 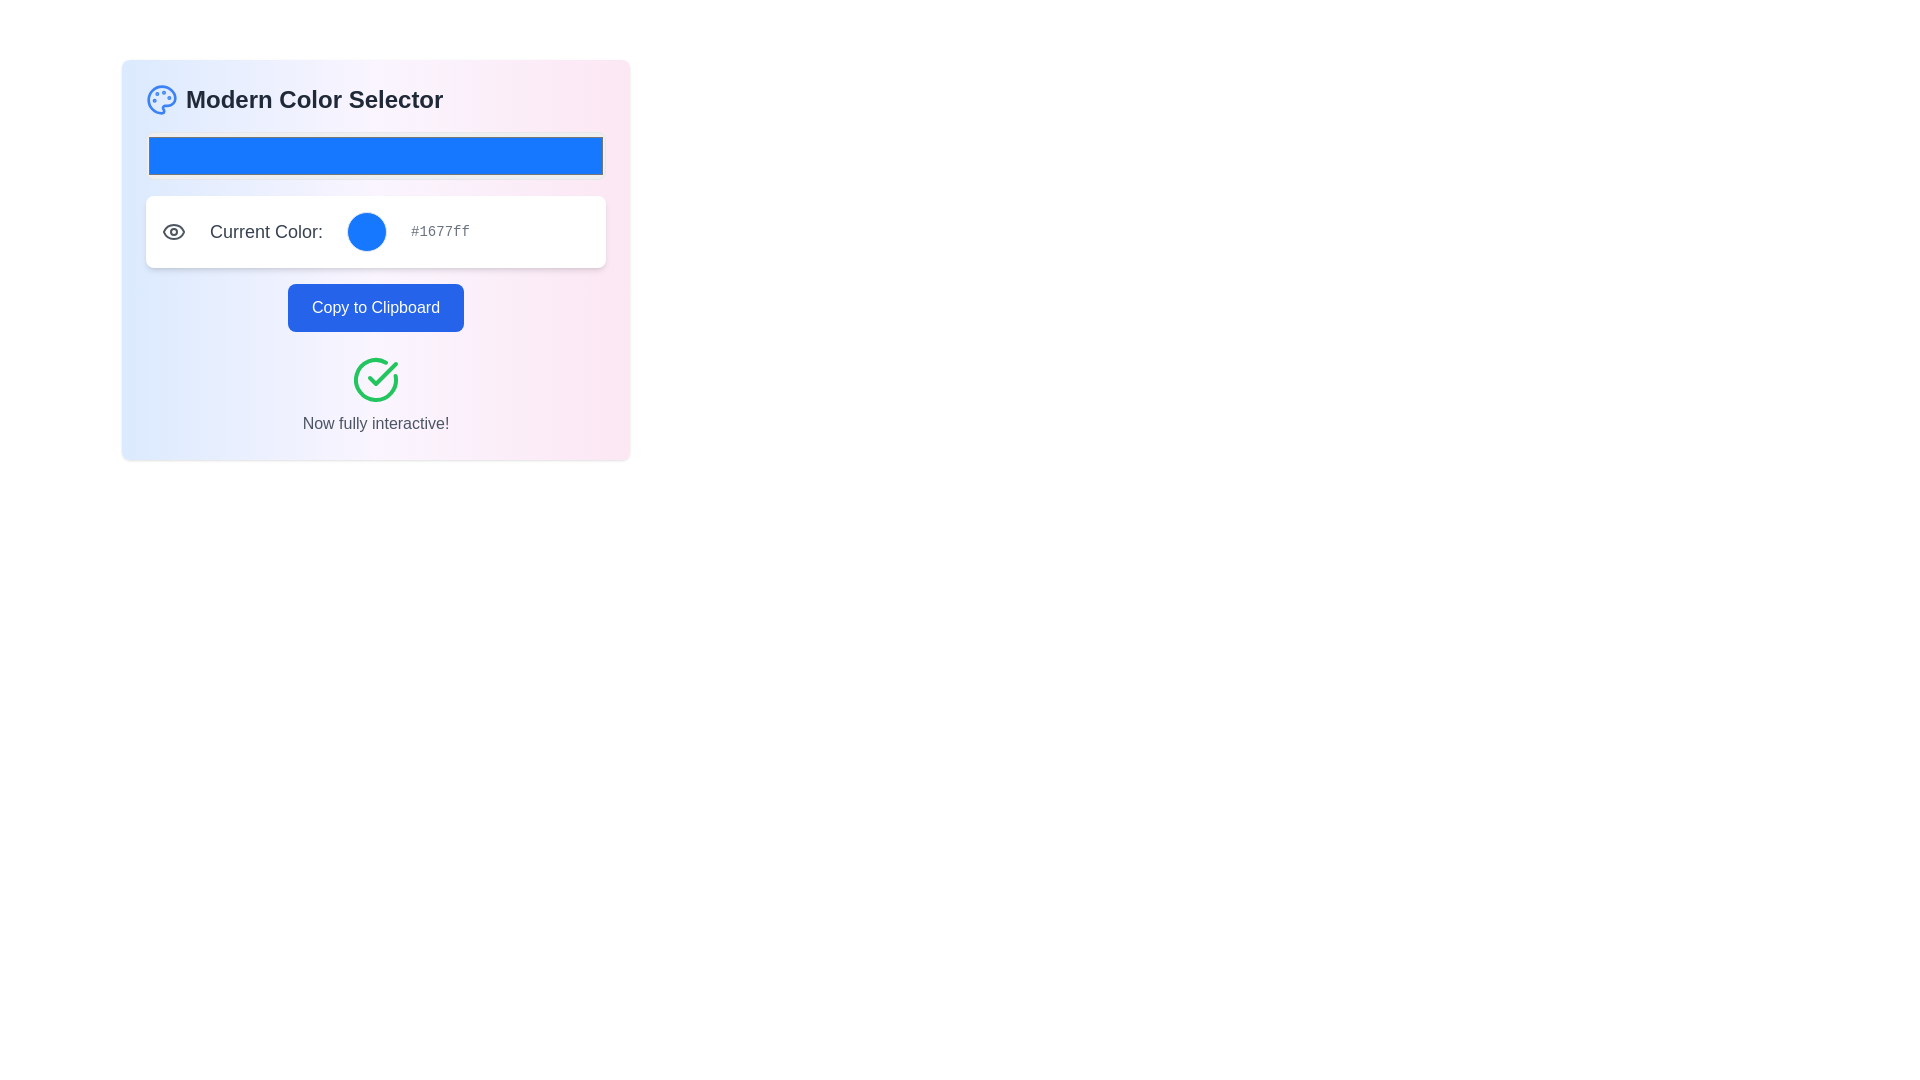 I want to click on the text label displaying 'Now fully interactive!' in gray font, which is located at the bottom of a centered block with a green check icon above it, so click(x=375, y=423).